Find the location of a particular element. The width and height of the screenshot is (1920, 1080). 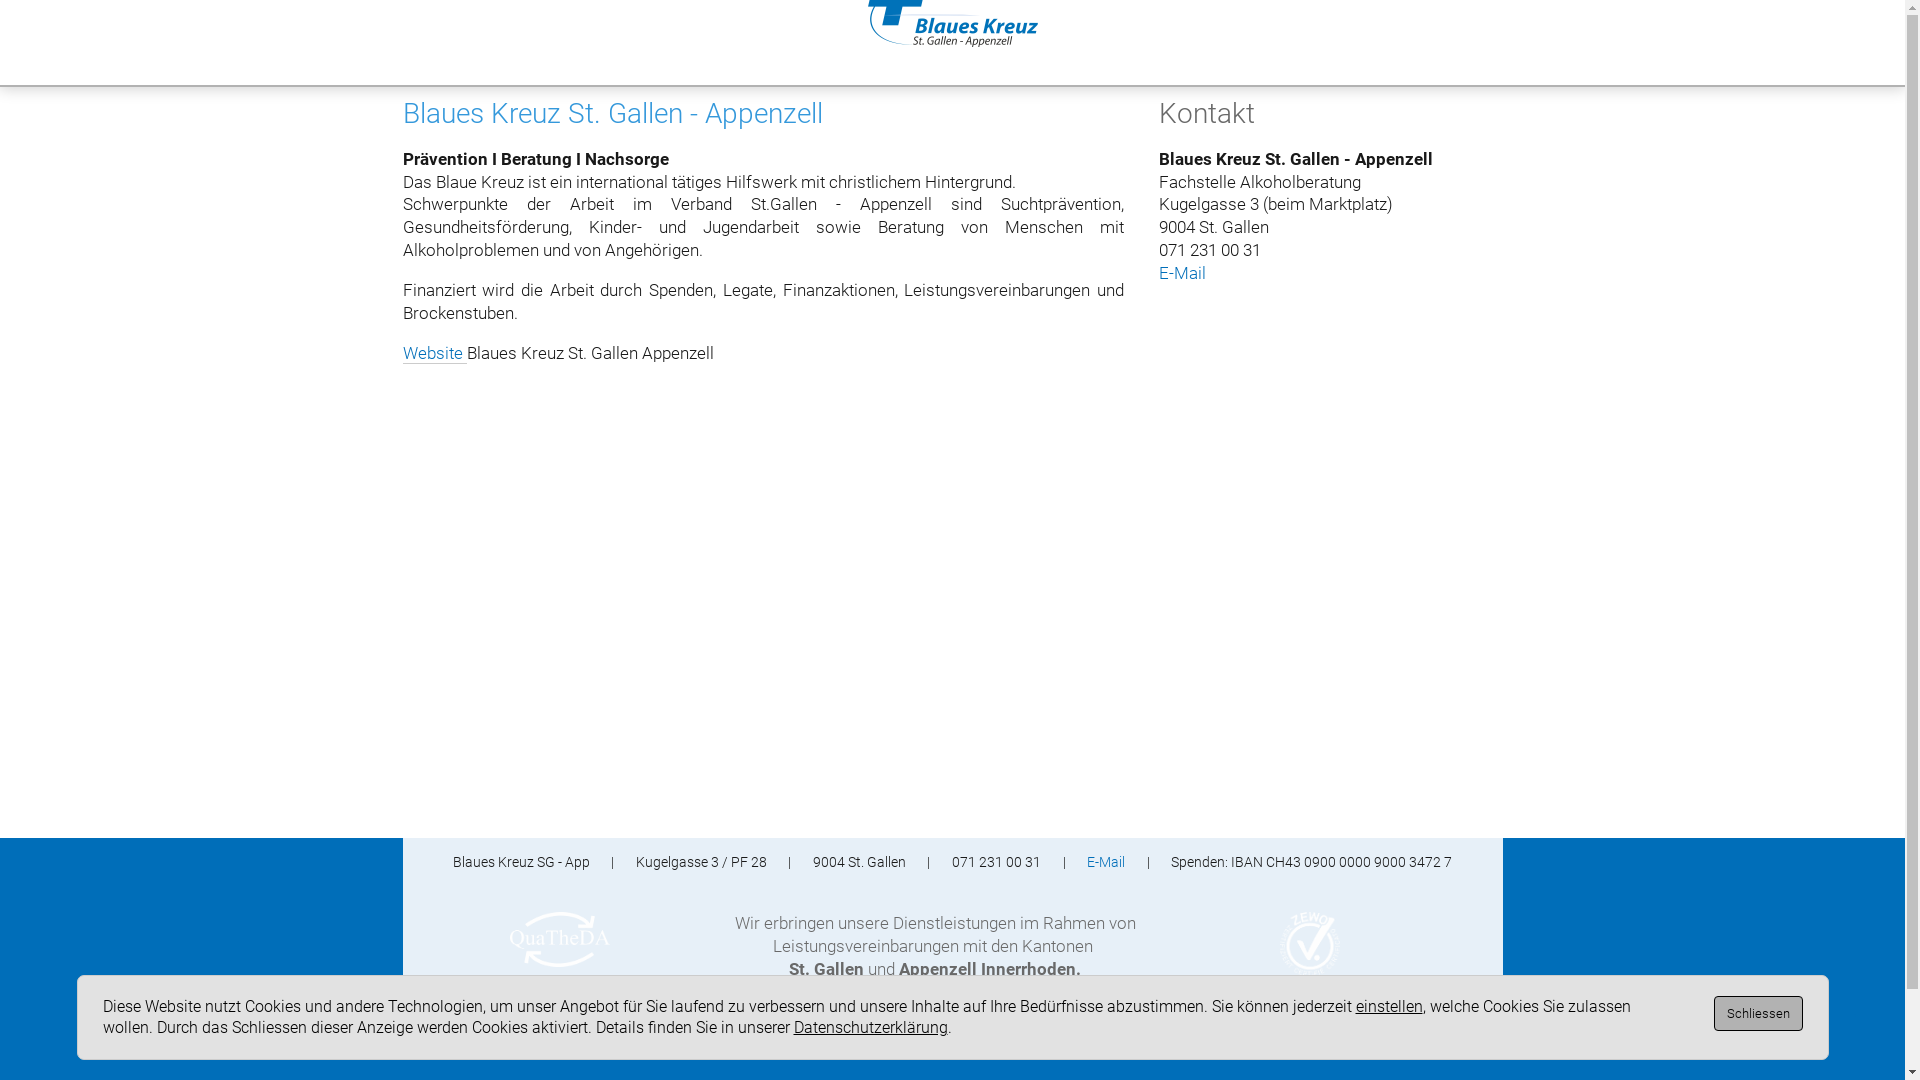

'Website' is located at coordinates (432, 352).